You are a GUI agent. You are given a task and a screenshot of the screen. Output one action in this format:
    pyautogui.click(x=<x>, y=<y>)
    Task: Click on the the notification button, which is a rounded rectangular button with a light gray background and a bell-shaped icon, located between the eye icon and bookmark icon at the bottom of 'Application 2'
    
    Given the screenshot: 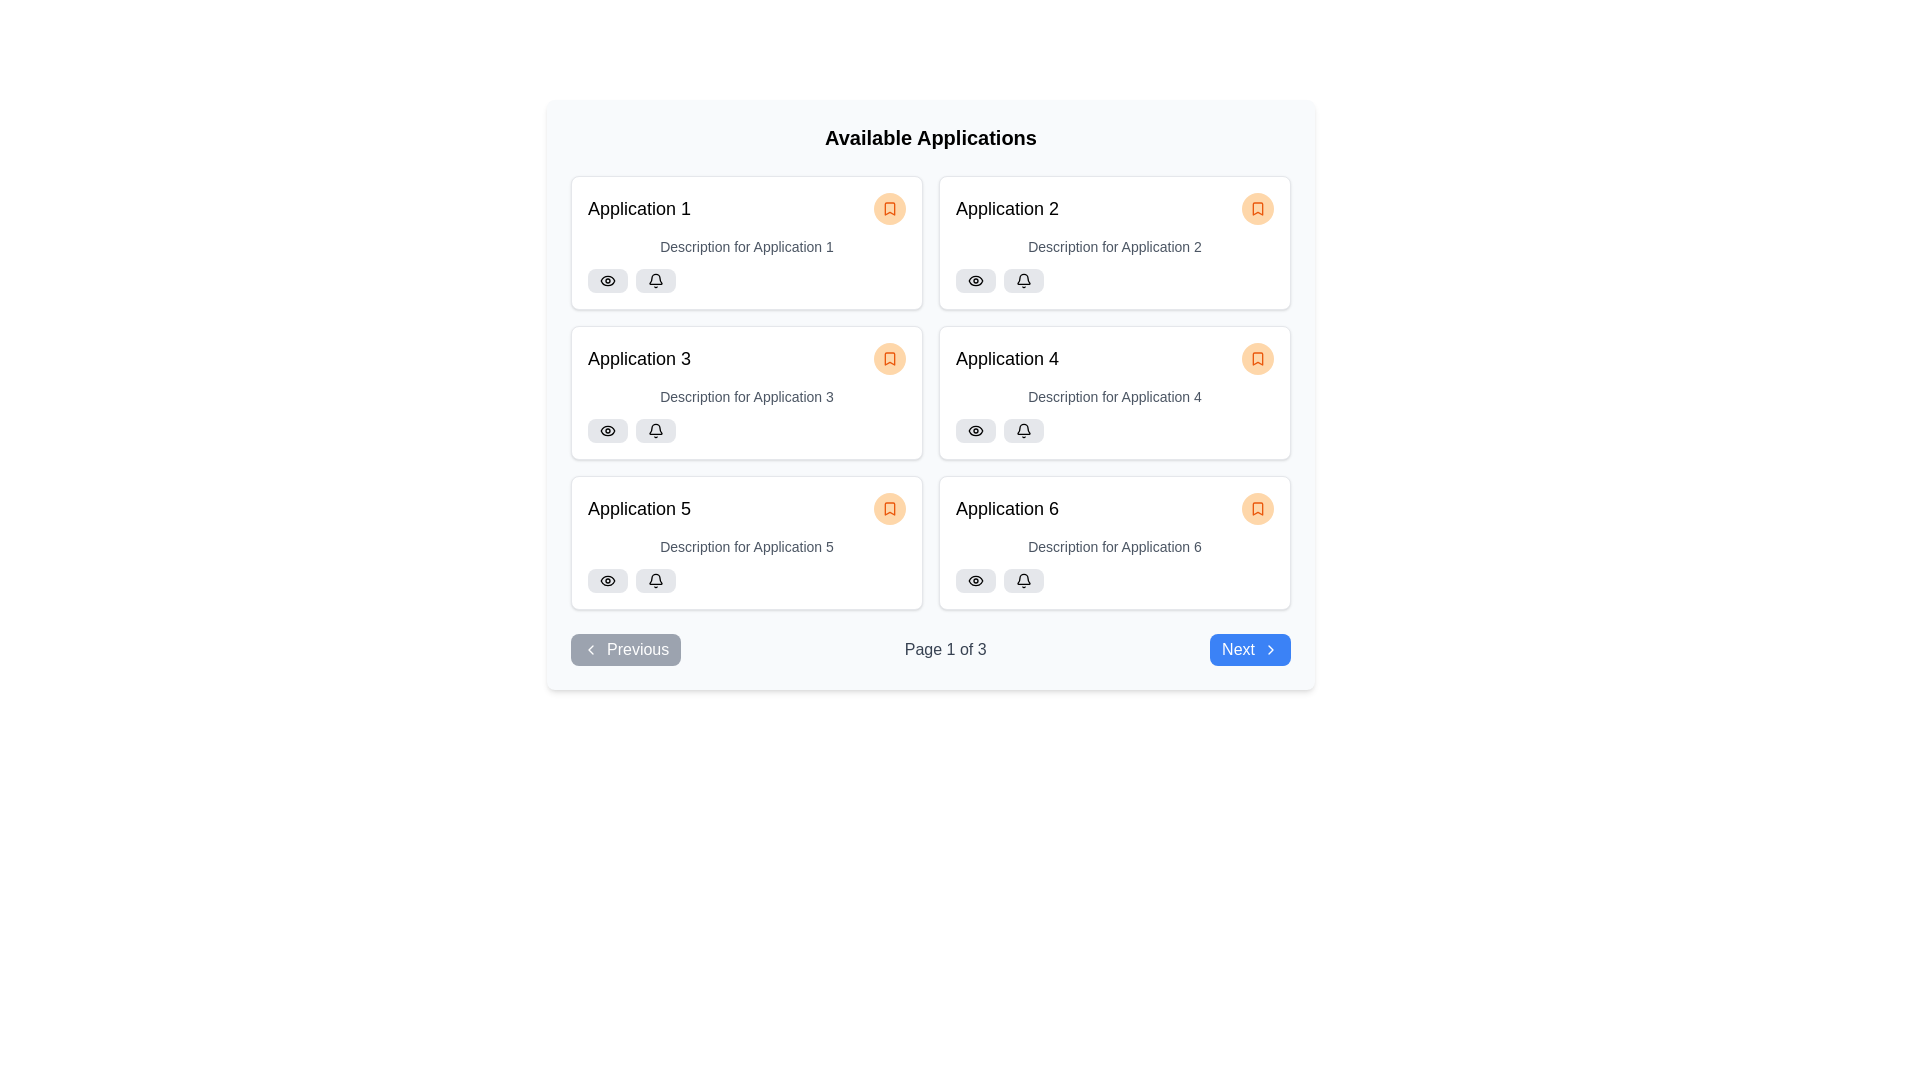 What is the action you would take?
    pyautogui.click(x=1023, y=281)
    